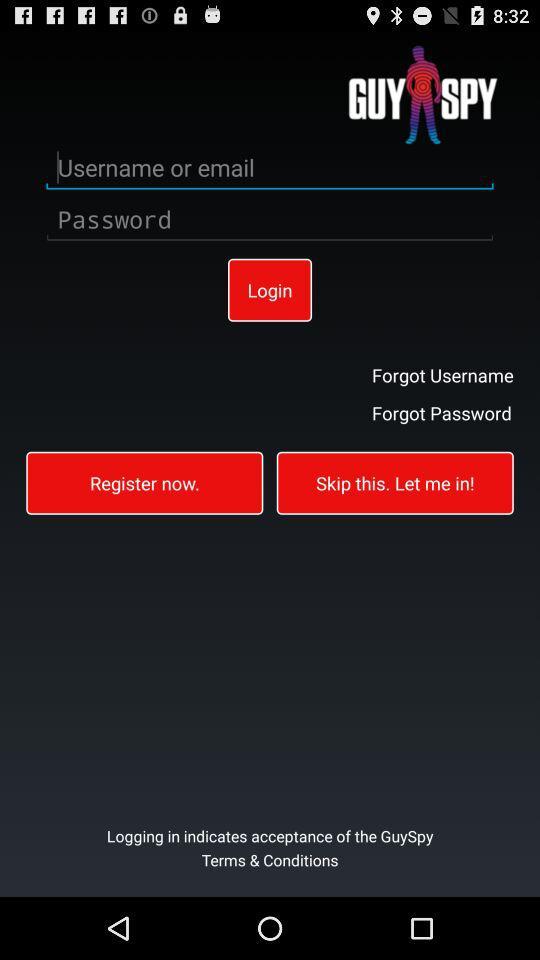  Describe the element at coordinates (143, 481) in the screenshot. I see `the button on the left` at that location.